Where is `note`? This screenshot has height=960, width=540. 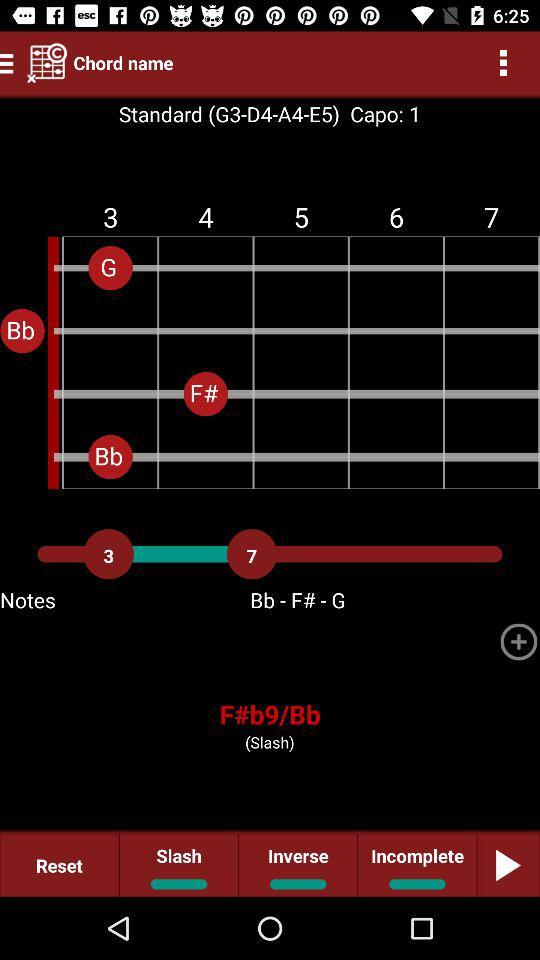 note is located at coordinates (518, 640).